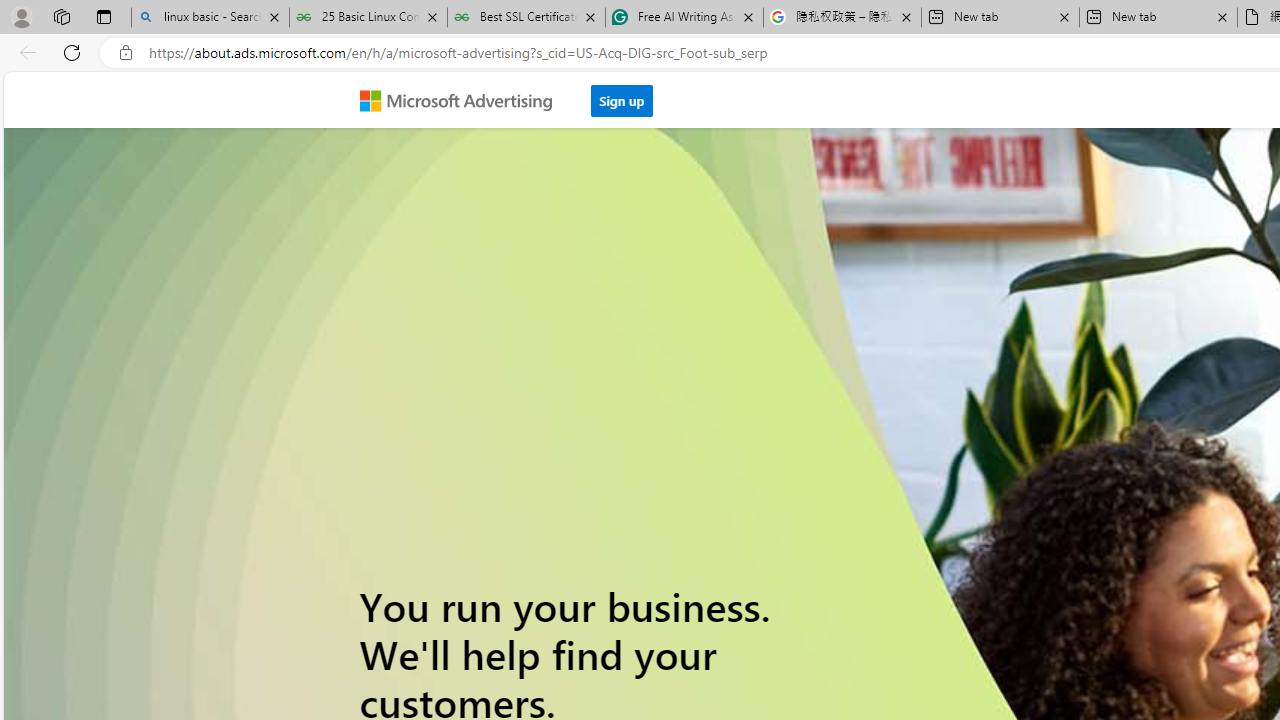 This screenshot has width=1280, height=720. Describe the element at coordinates (684, 17) in the screenshot. I see `'Free AI Writing Assistance for Students | Grammarly'` at that location.